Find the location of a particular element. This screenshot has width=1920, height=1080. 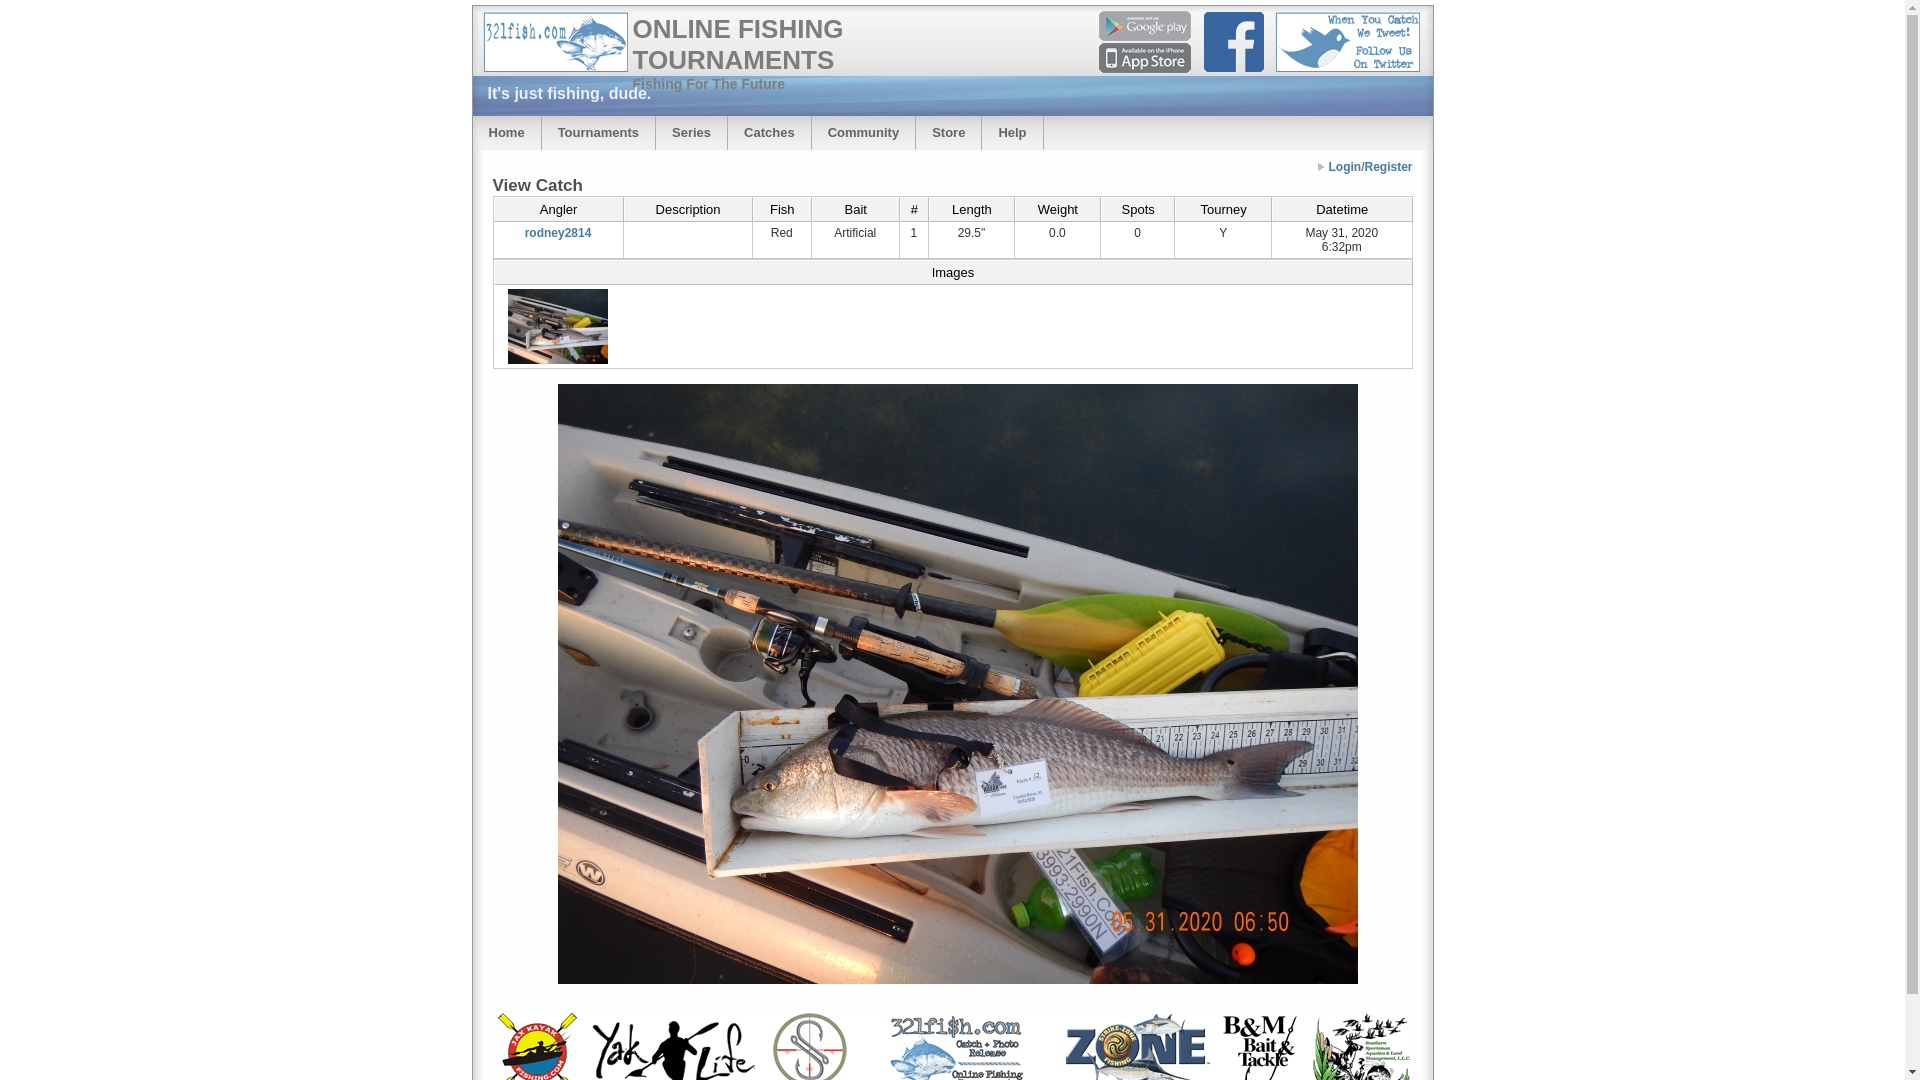

'Facebook' is located at coordinates (1232, 42).